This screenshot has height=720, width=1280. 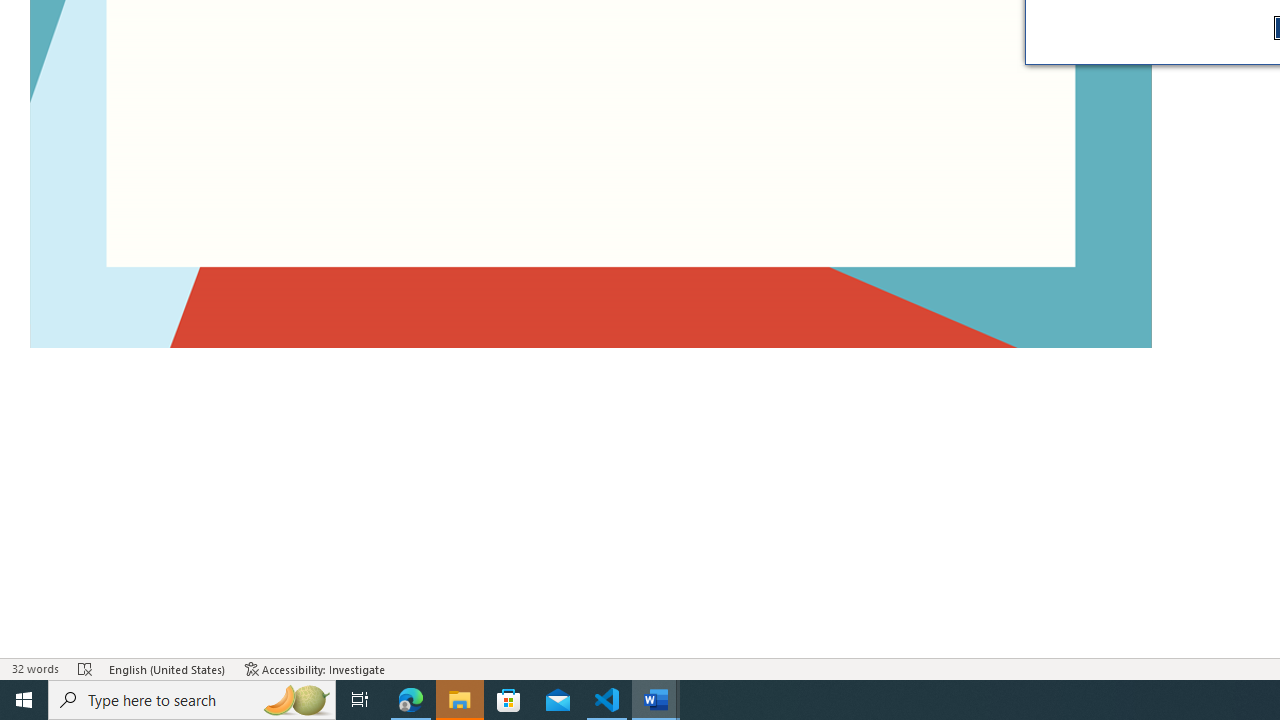 I want to click on 'Language English (United States)', so click(x=168, y=669).